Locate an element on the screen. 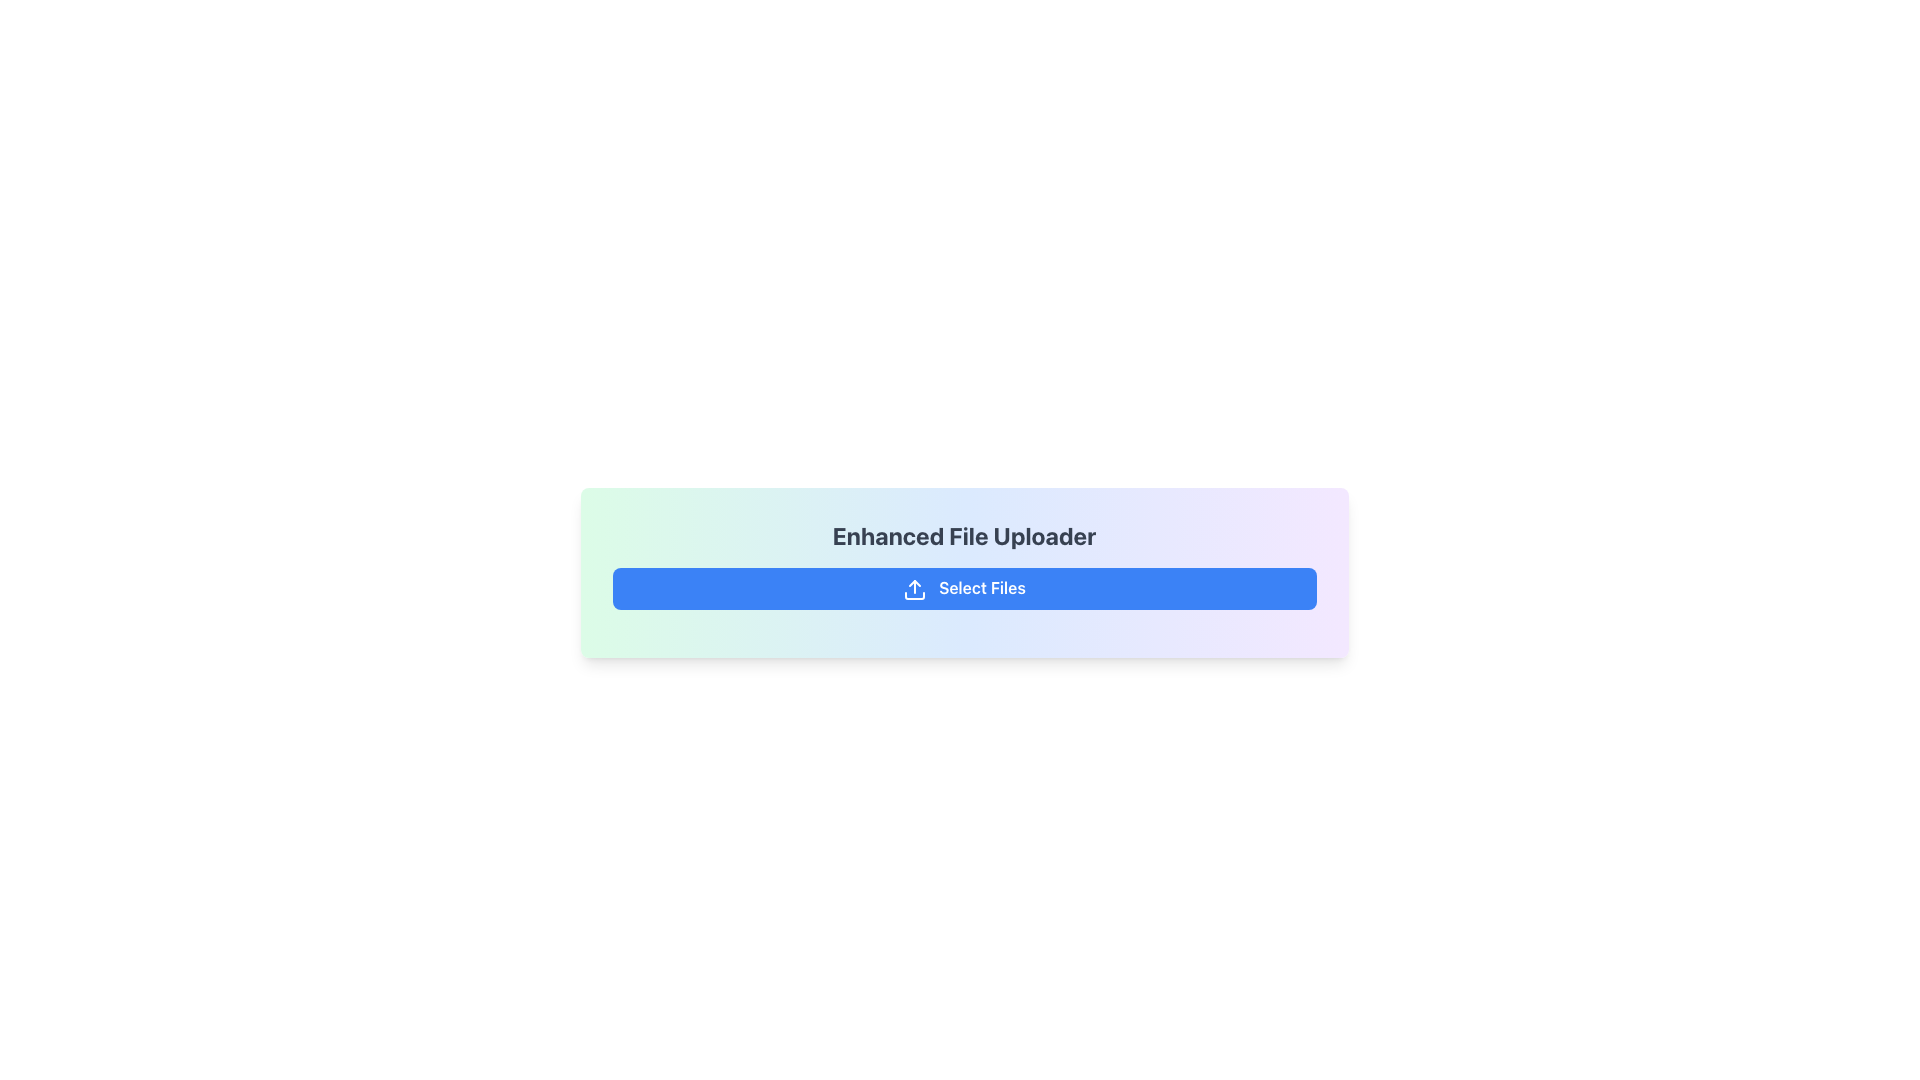 This screenshot has height=1080, width=1920. the rectangular button with a bold blue background labeled 'Select Files' to observe the hover effect is located at coordinates (964, 587).